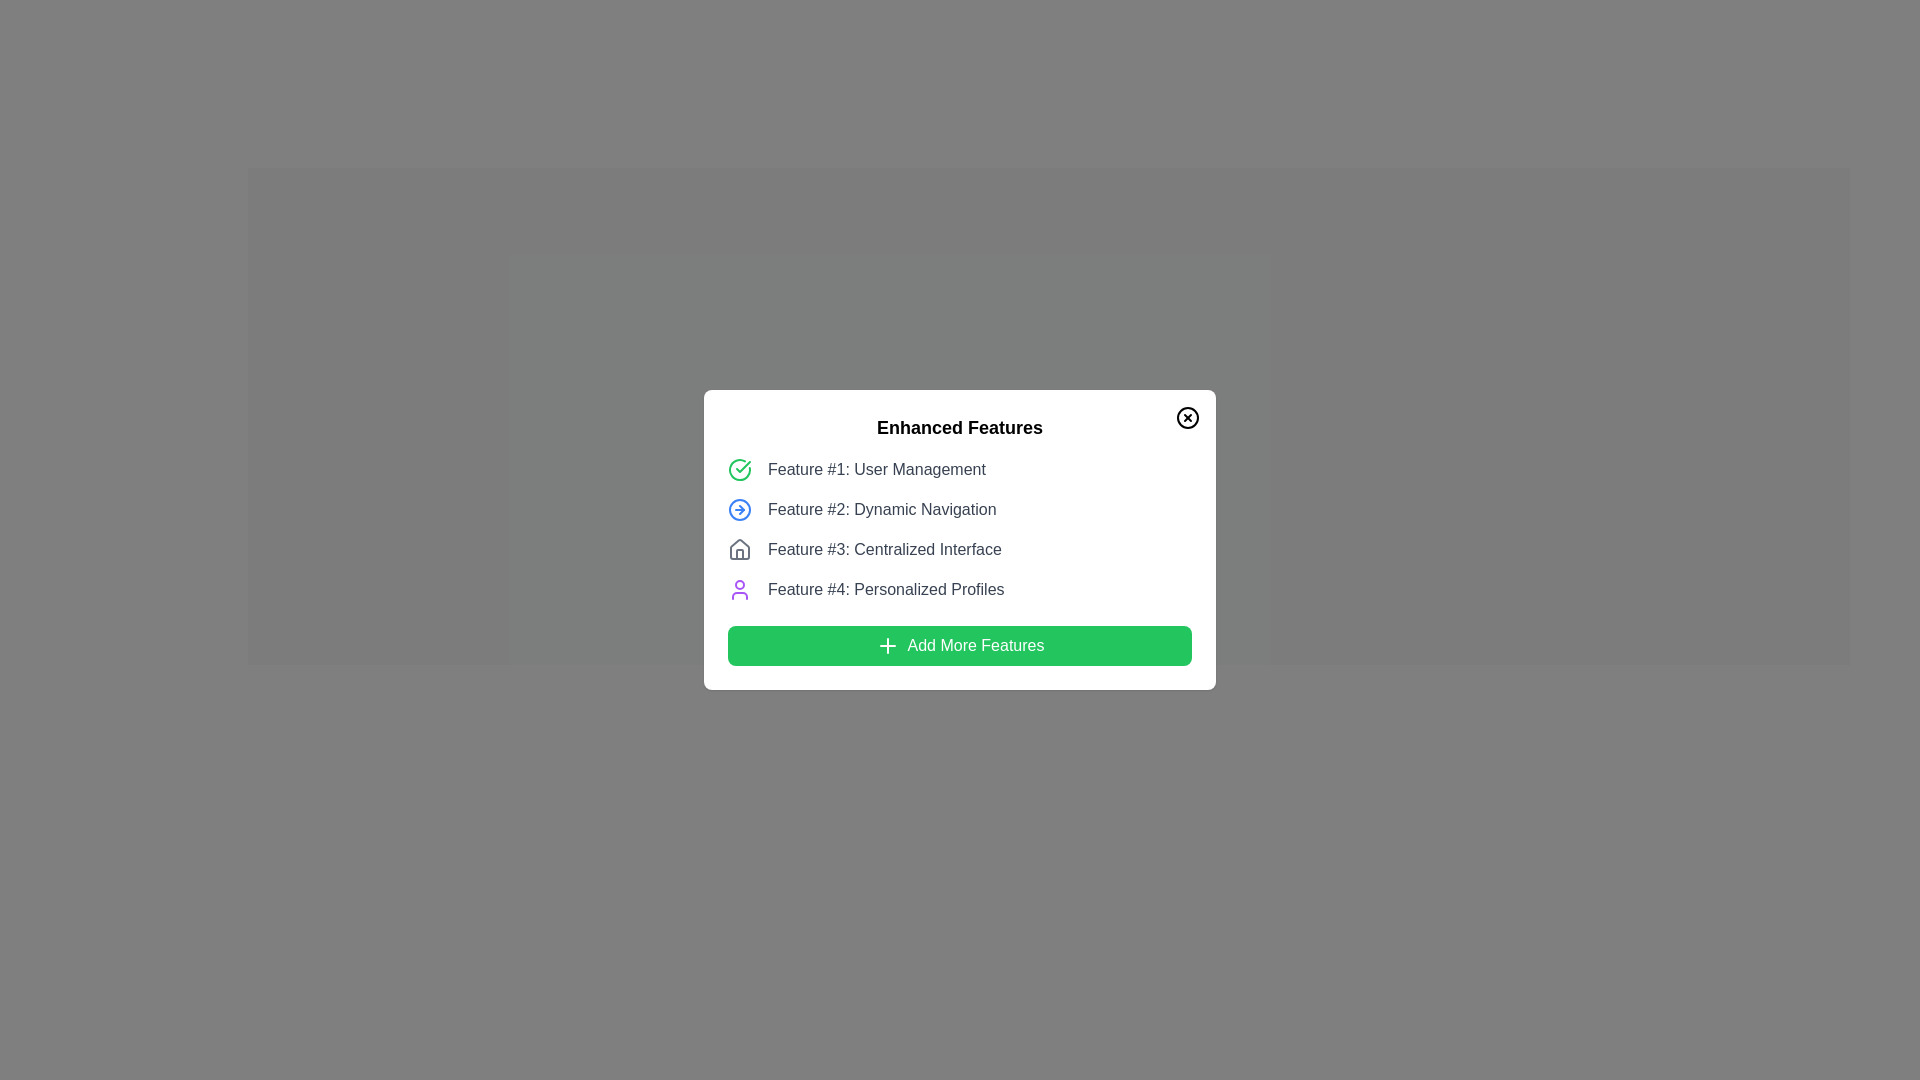  I want to click on the circular green icon with a checkmark that indicates a valid action, positioned next to the text 'Feature #1: User Management', so click(738, 470).